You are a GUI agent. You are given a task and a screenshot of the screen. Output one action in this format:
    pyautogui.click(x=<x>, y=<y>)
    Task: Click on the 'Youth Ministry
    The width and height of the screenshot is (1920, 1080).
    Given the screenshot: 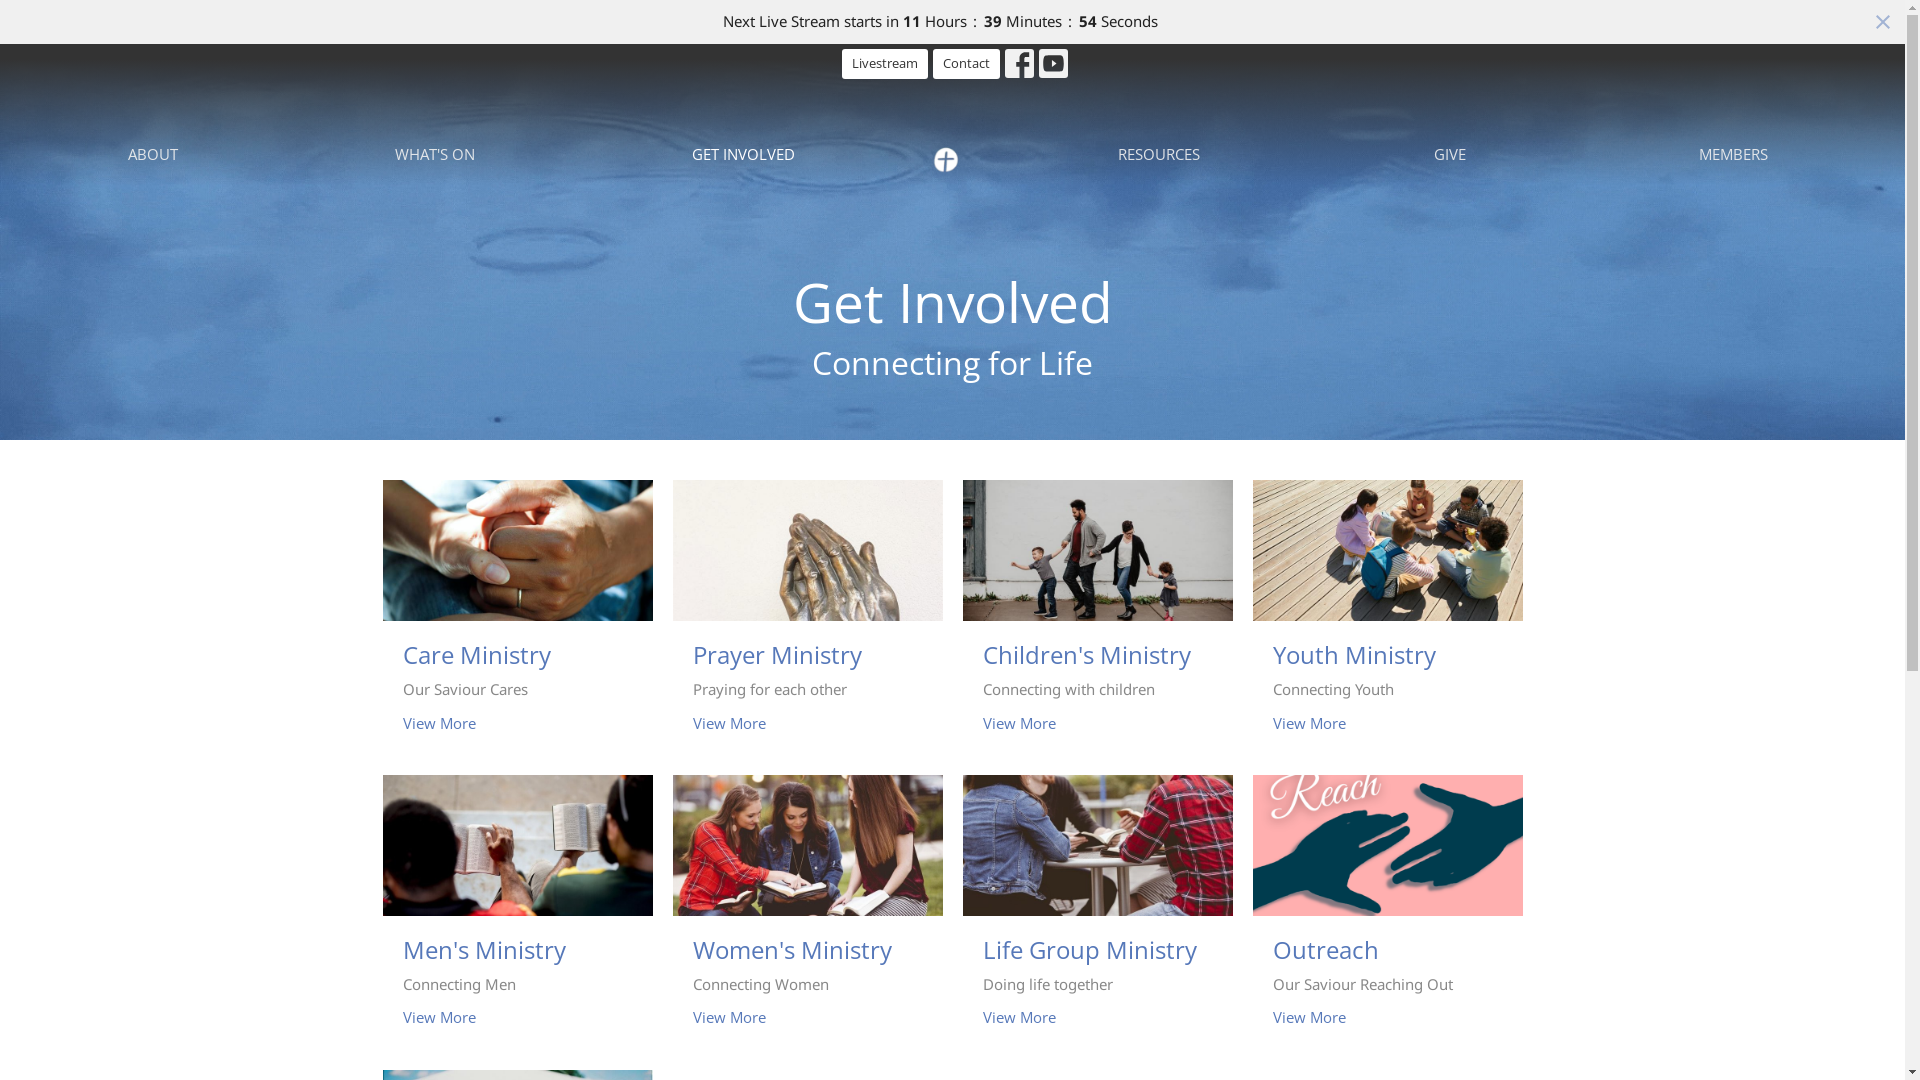 What is the action you would take?
    pyautogui.click(x=1386, y=616)
    